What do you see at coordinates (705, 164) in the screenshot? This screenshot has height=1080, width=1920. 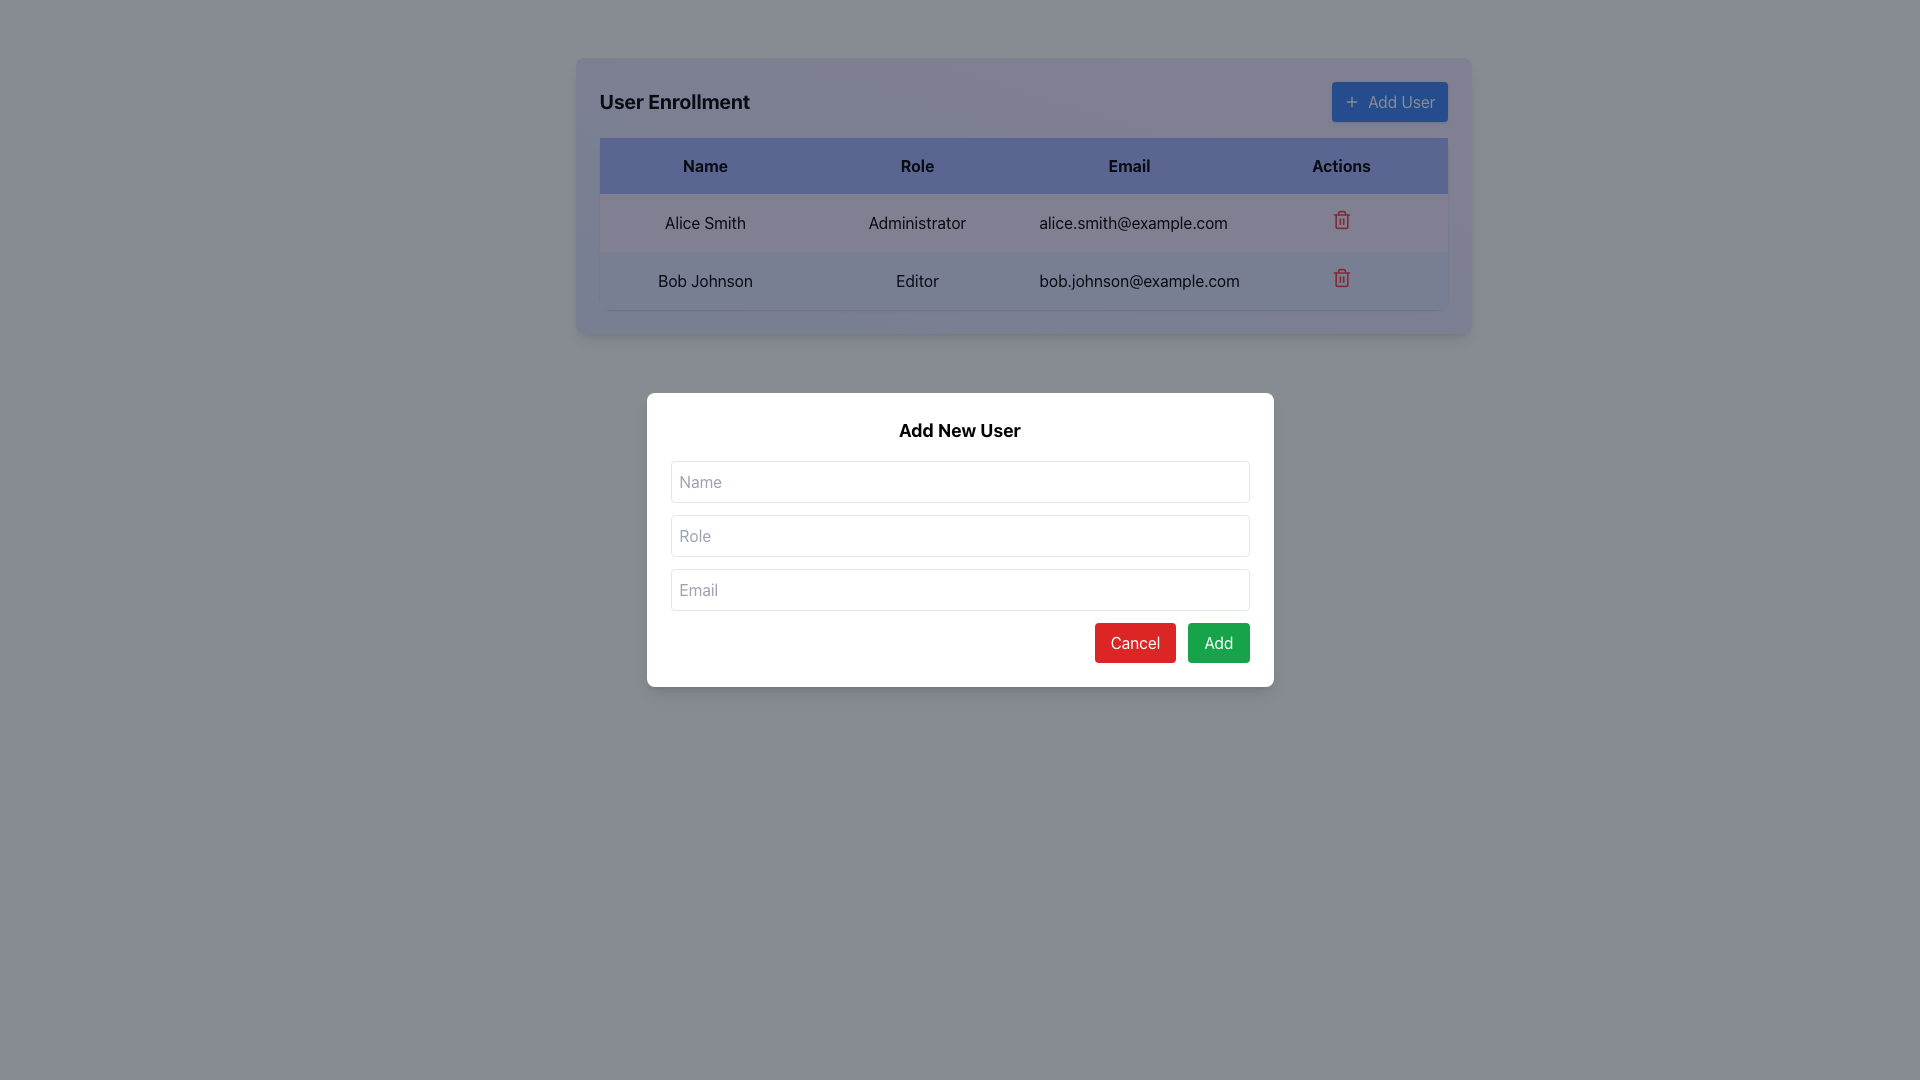 I see `the 'Name' header label in the User Enrollment section, which is located in the top-left cell of the header row indicating the names of individuals` at bounding box center [705, 164].